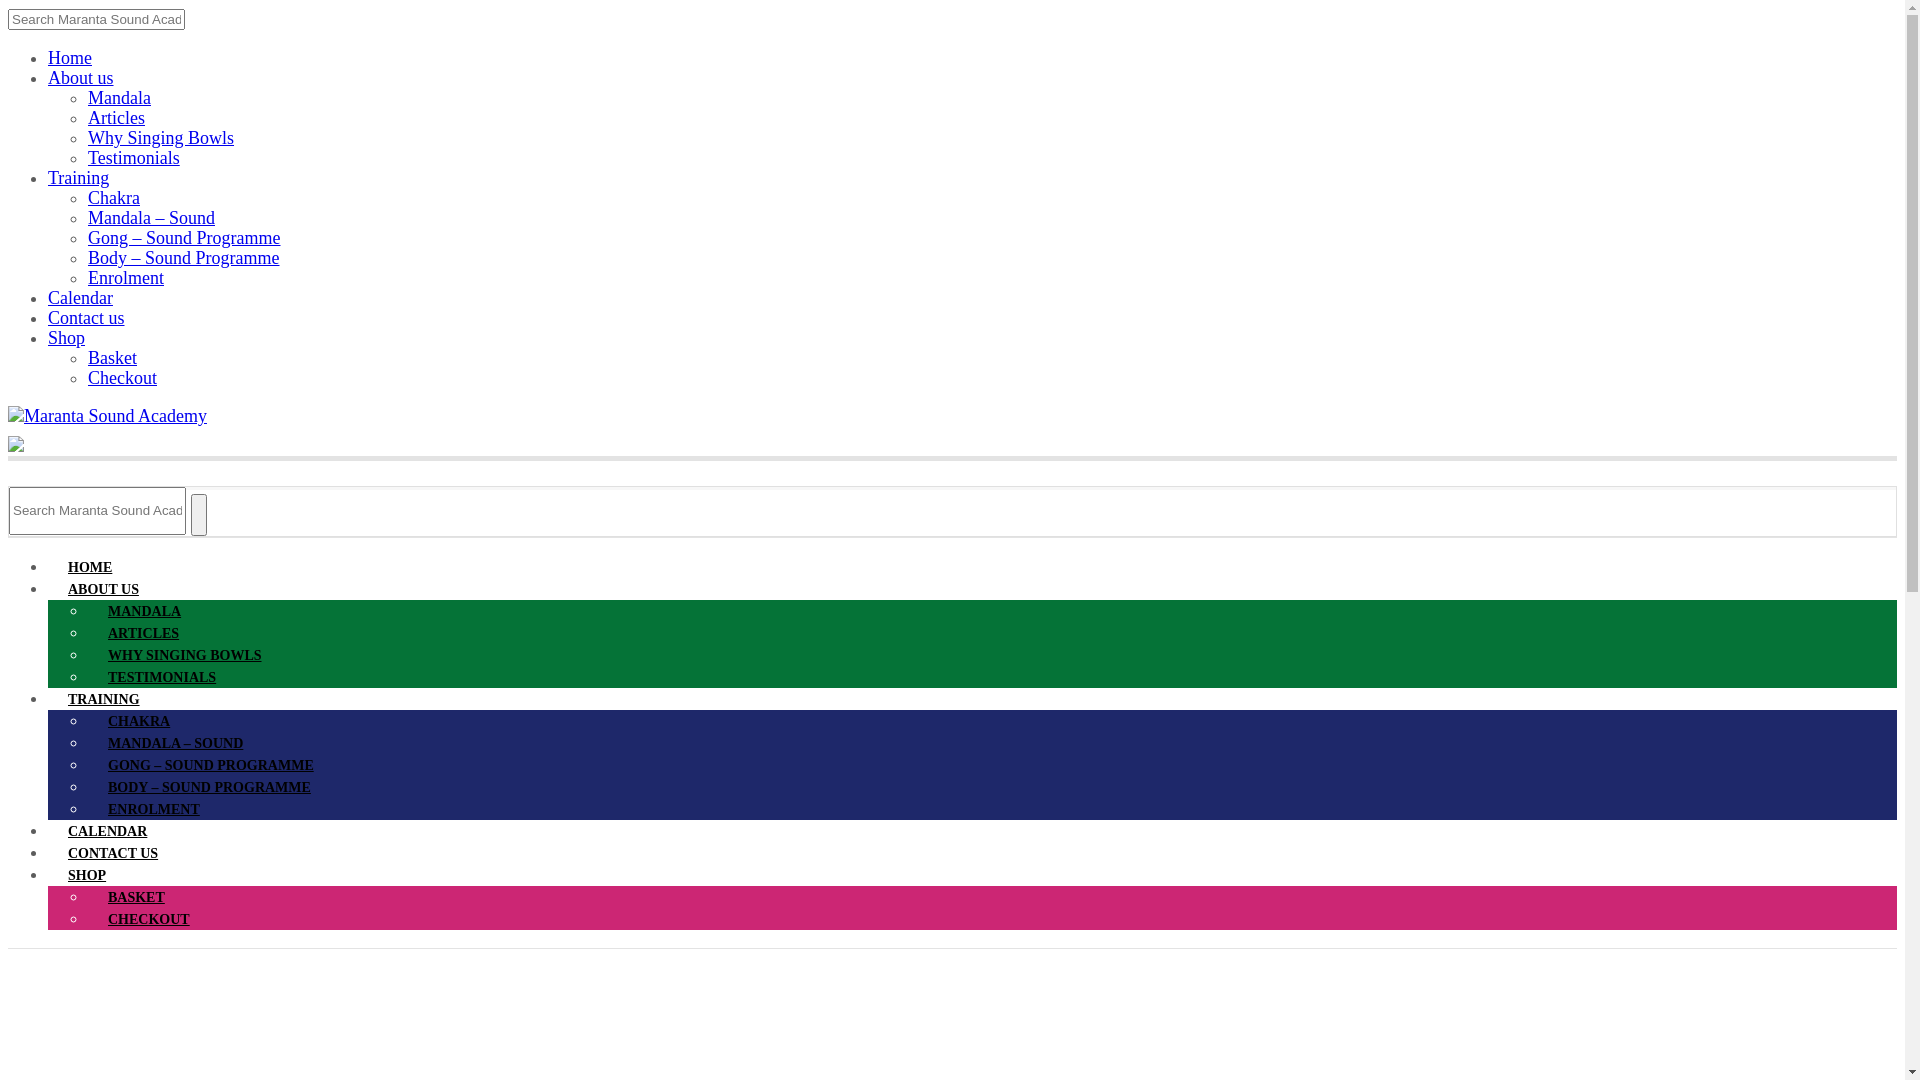 This screenshot has height=1080, width=1920. Describe the element at coordinates (112, 853) in the screenshot. I see `'CONTACT US'` at that location.